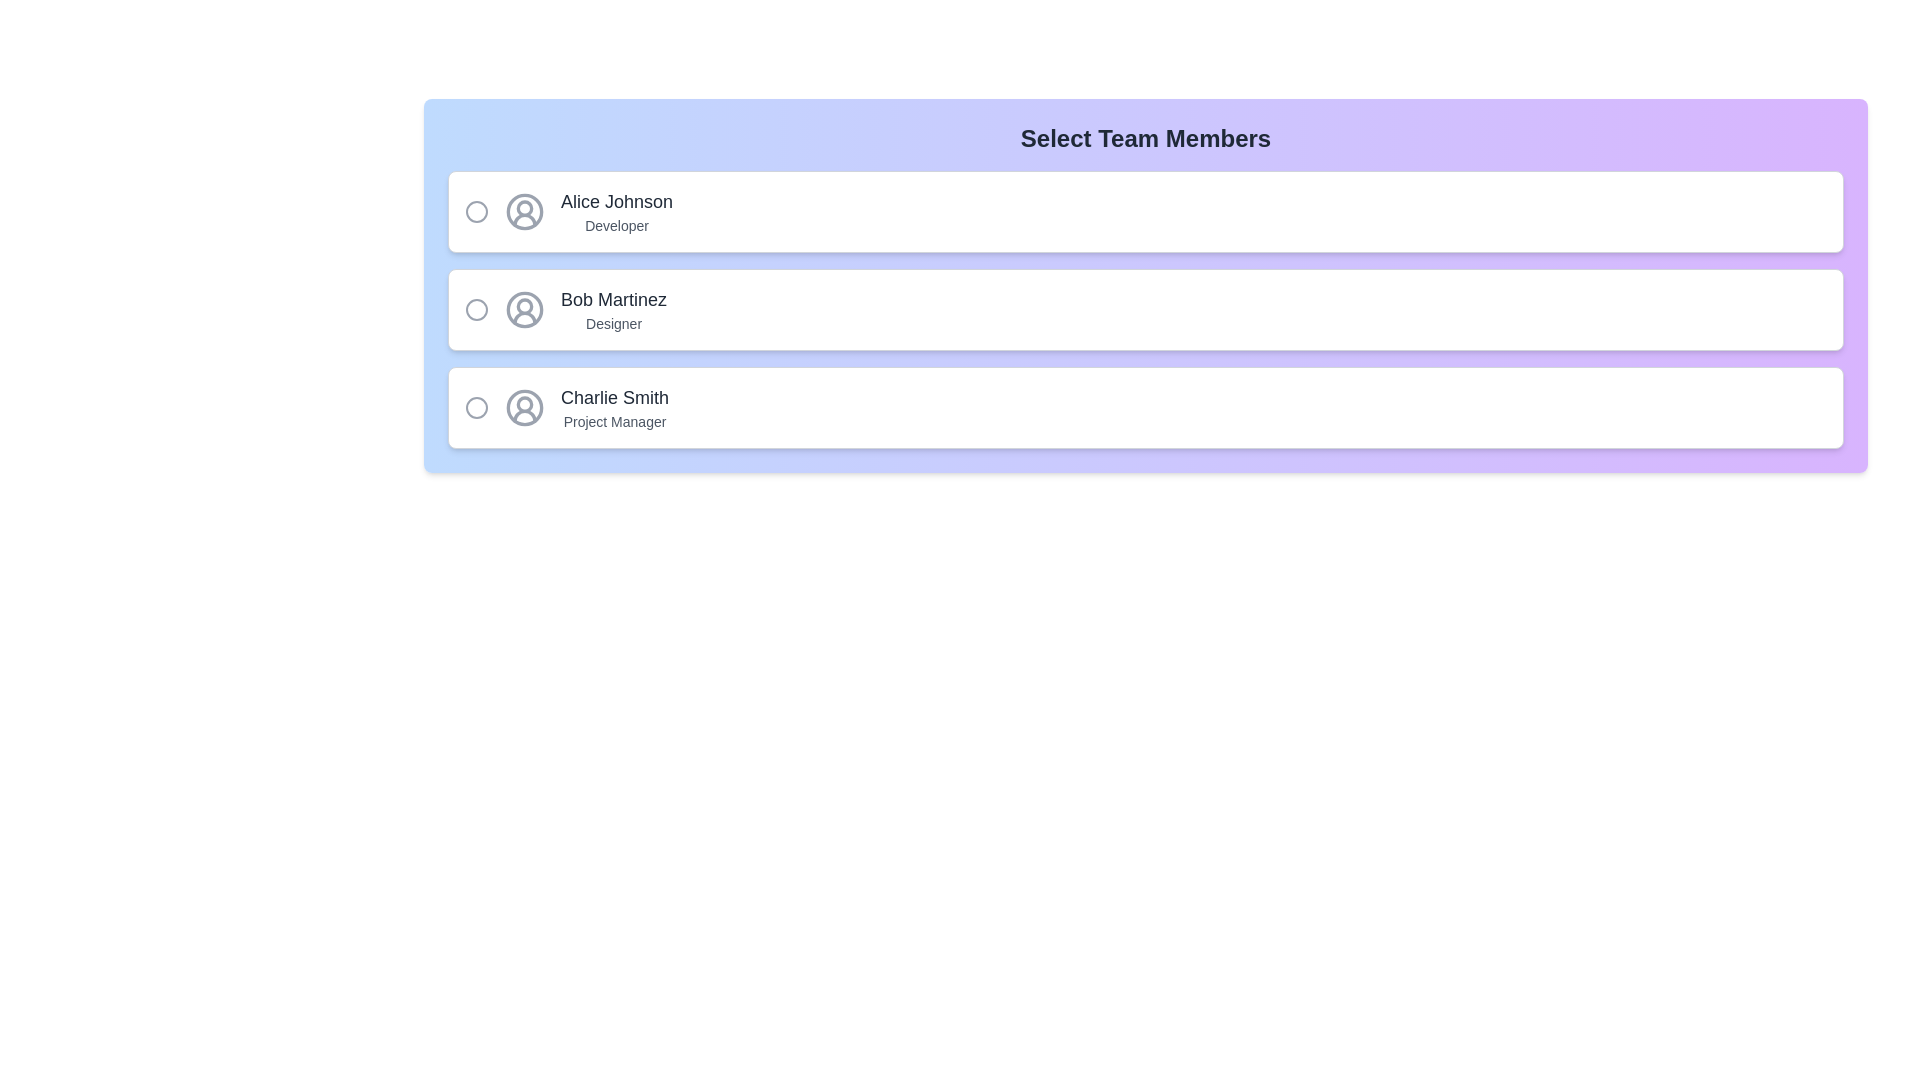  I want to click on the circular checkbox icon adjacent to the text 'Charlie Smith', so click(475, 407).